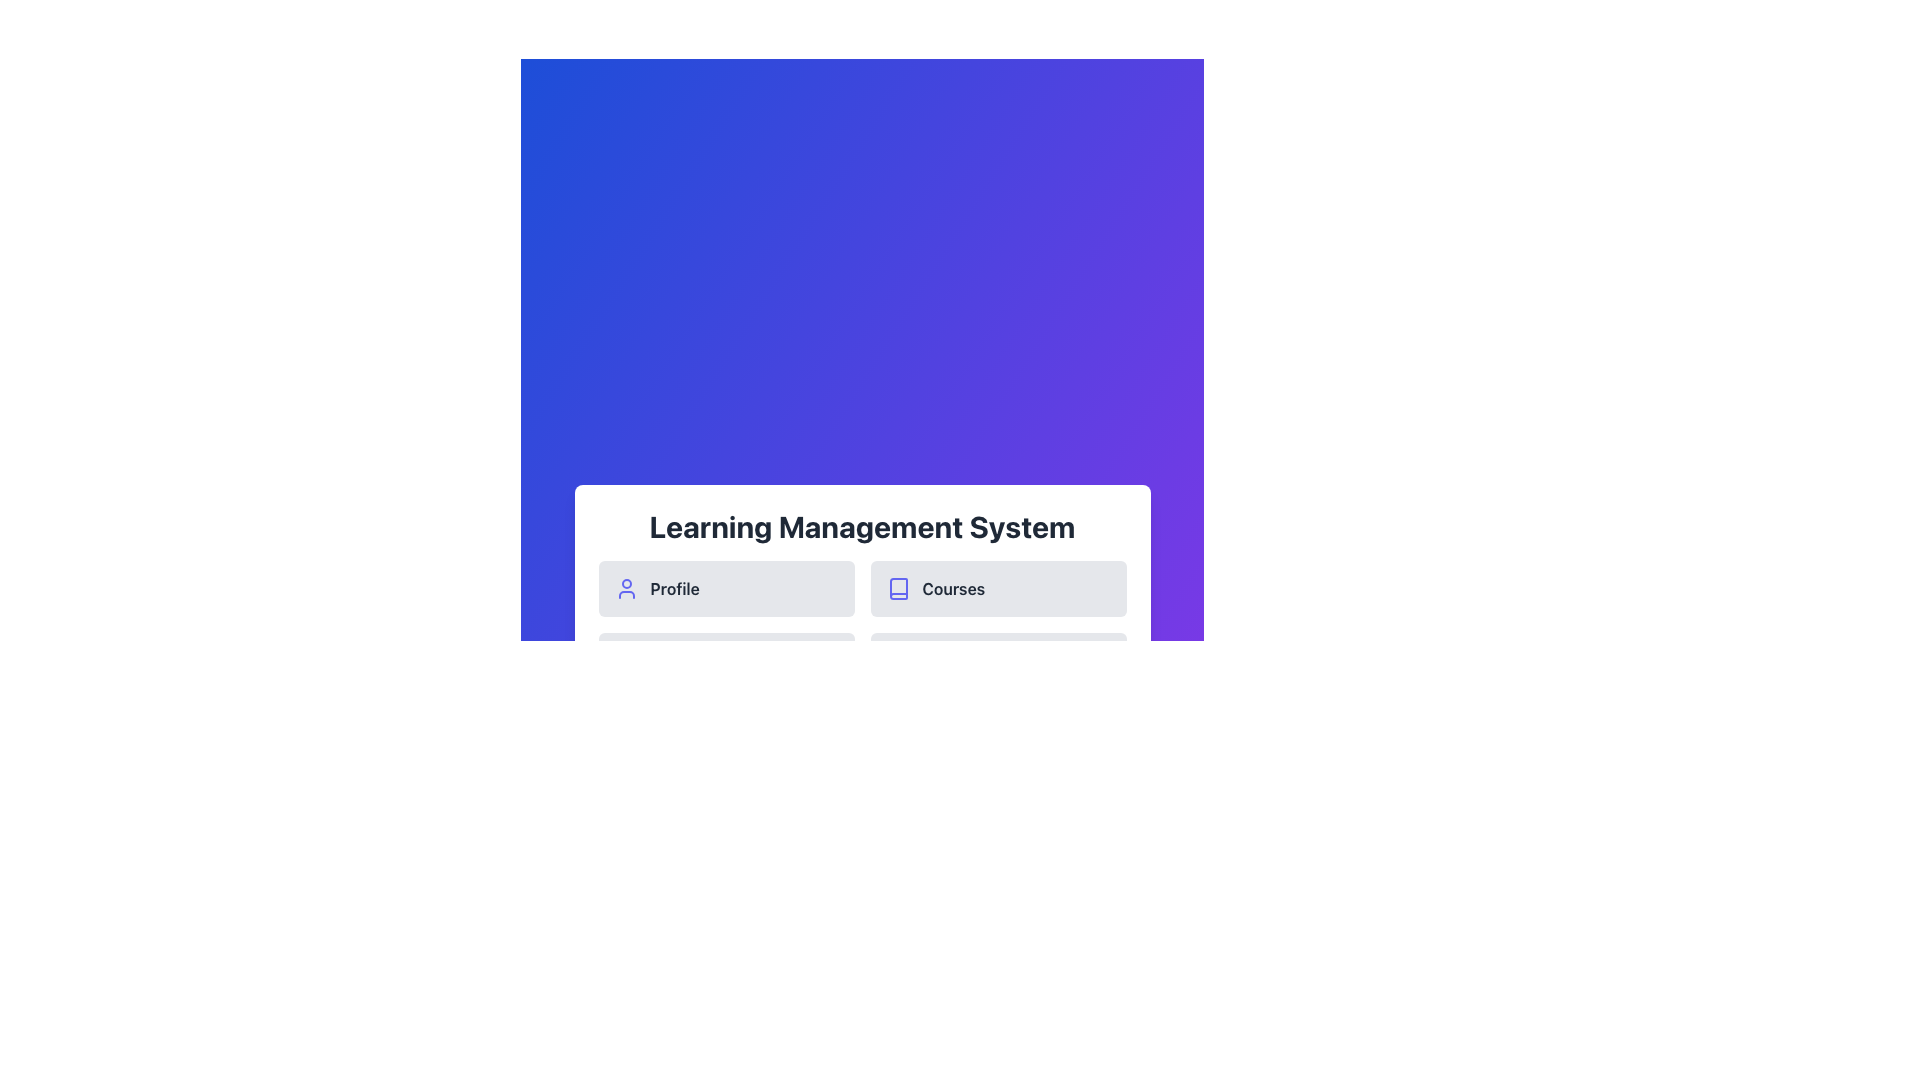 The width and height of the screenshot is (1920, 1080). Describe the element at coordinates (952, 588) in the screenshot. I see `the text label indicating a section or category related to courses, located to the right of the book icon in the Learning Management System section` at that location.